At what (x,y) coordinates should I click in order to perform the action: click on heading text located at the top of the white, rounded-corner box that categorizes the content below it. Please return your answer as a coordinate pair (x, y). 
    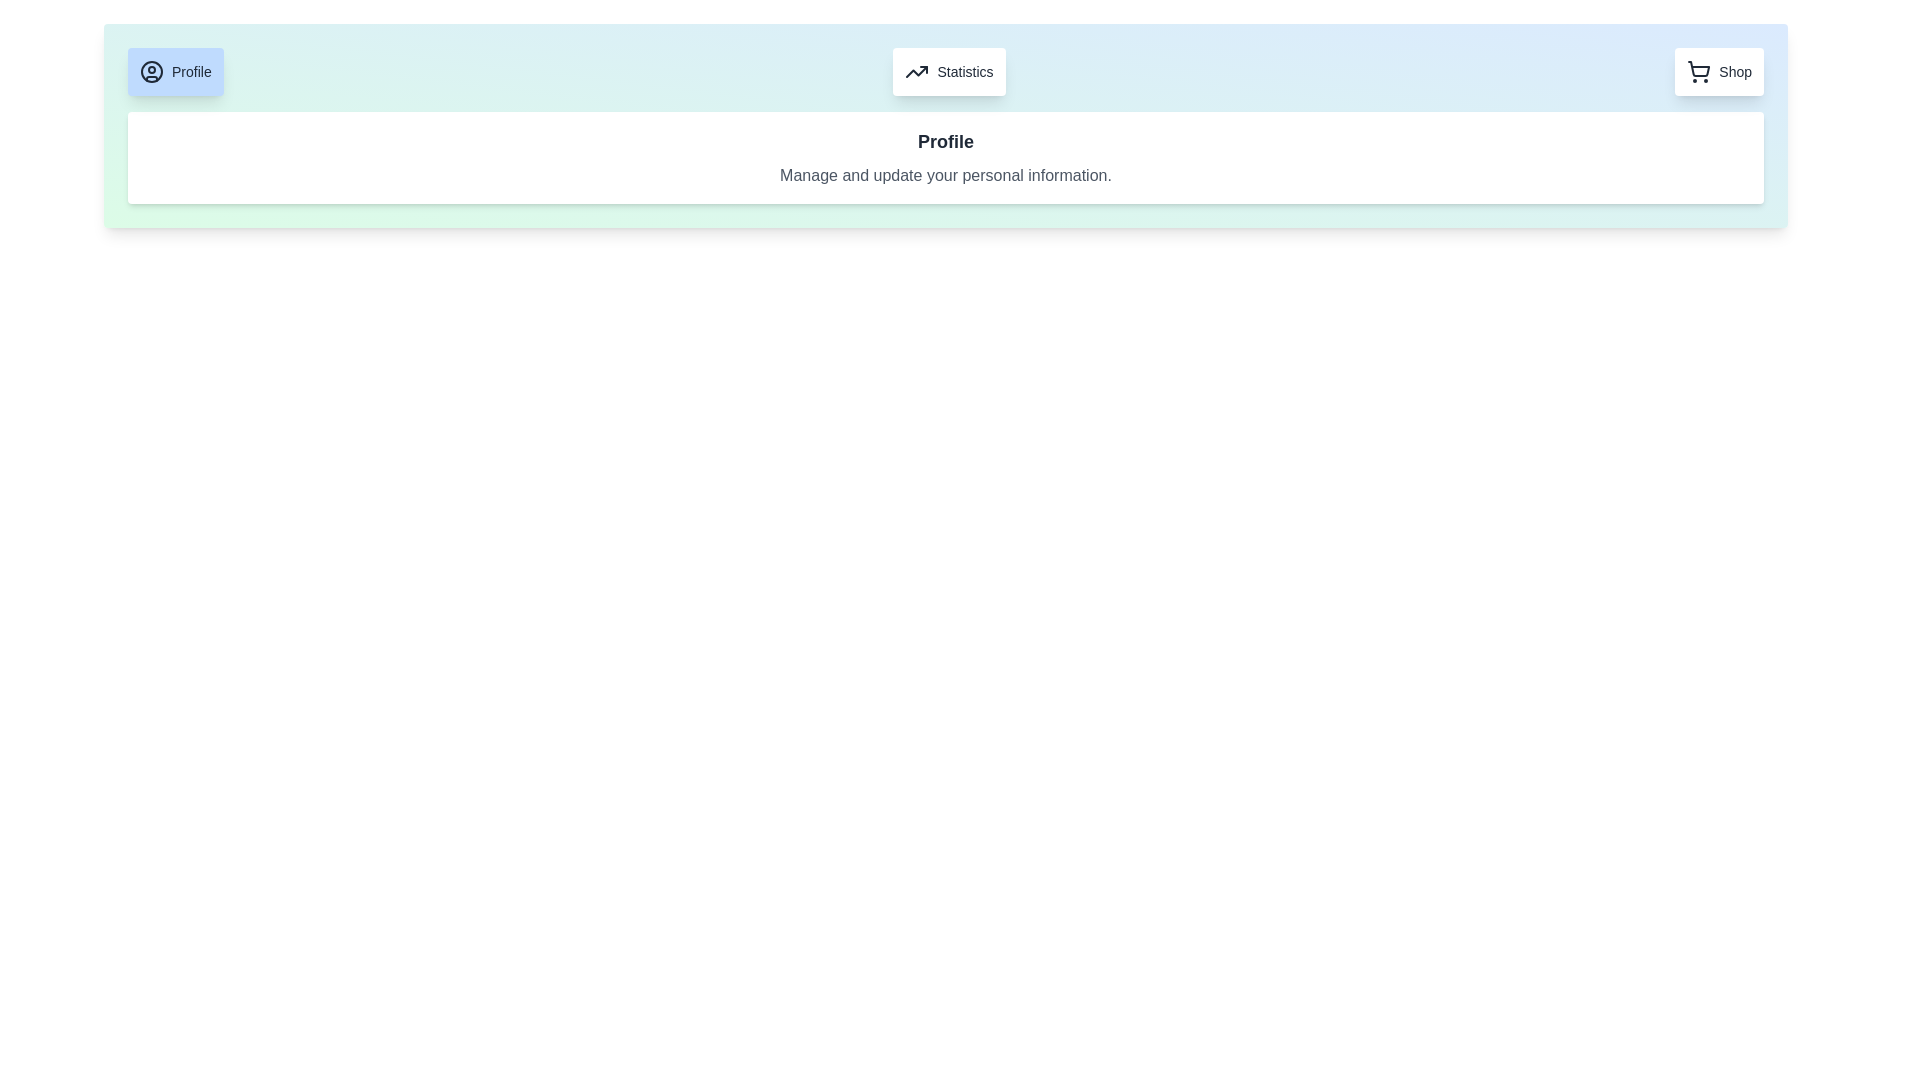
    Looking at the image, I should click on (944, 141).